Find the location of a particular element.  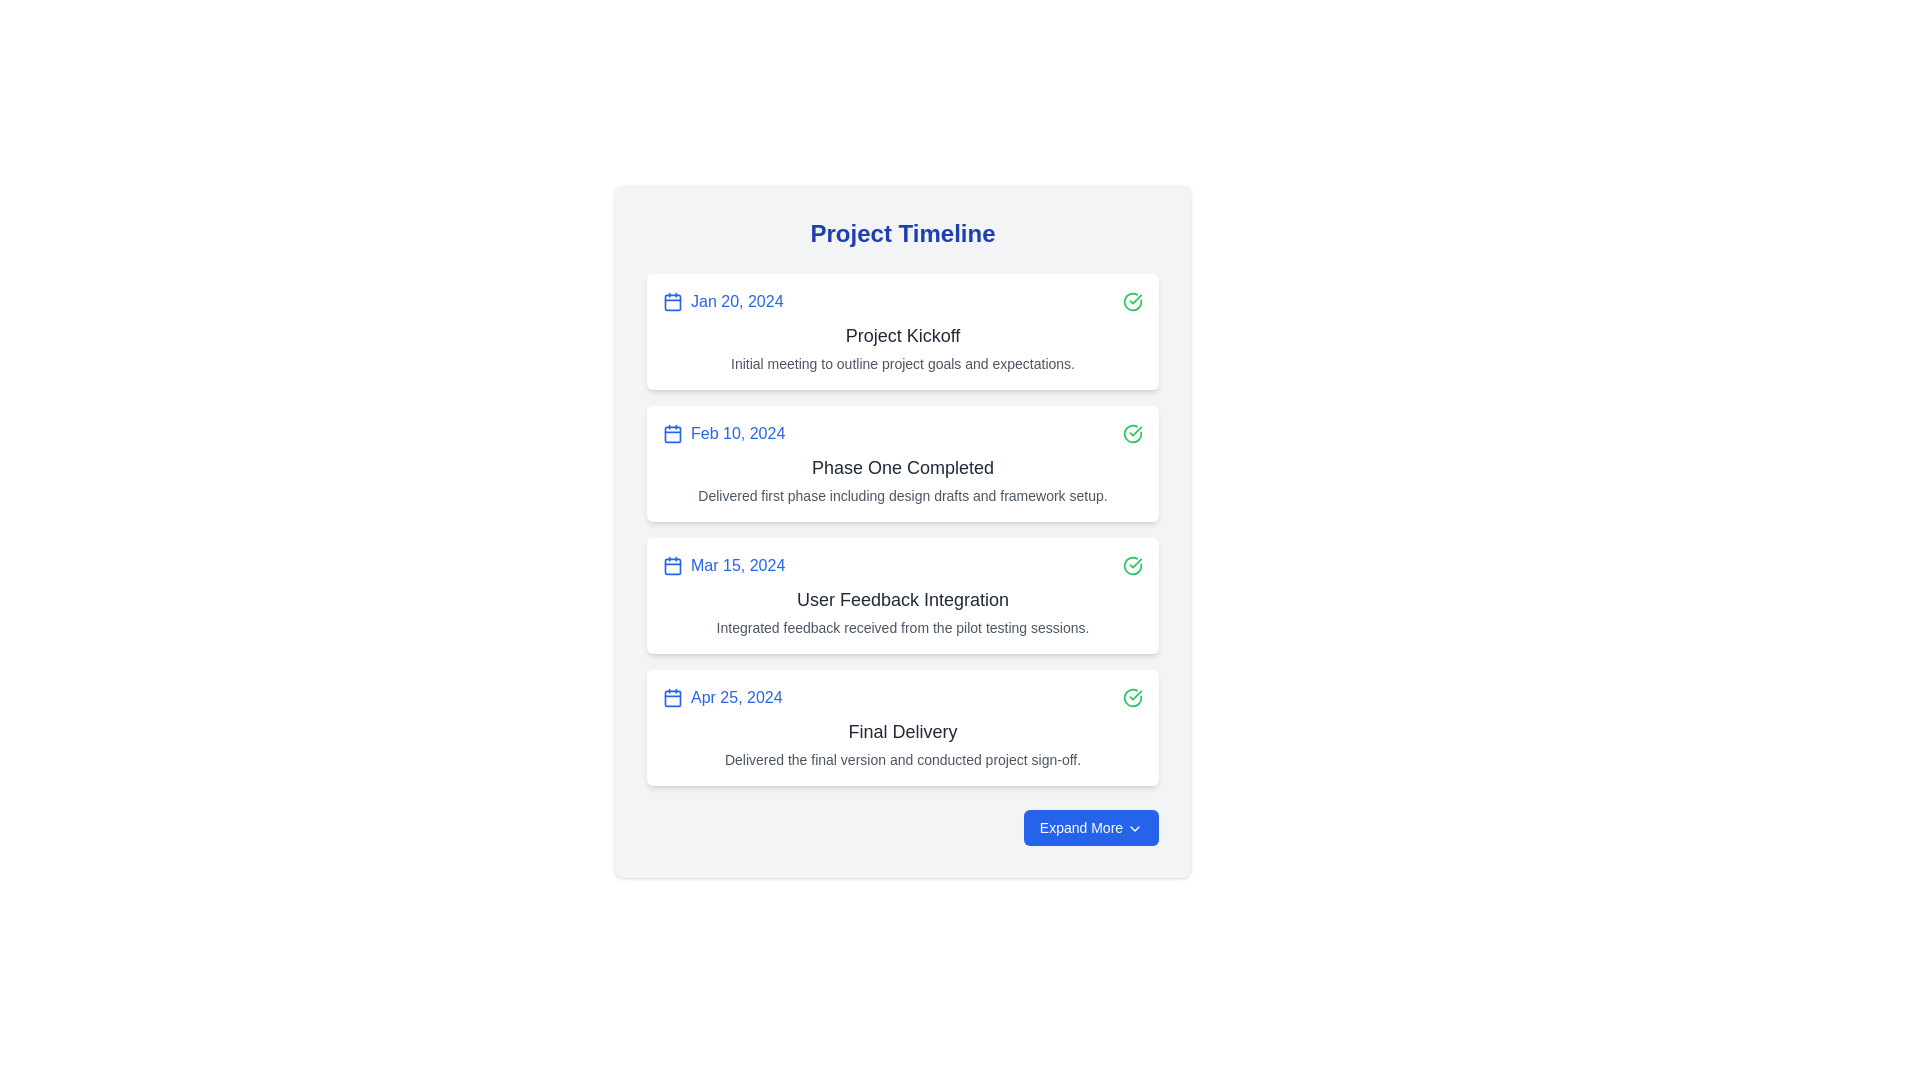

the text label with an icon representing the date 'Project Kickoff' in the 'Project Timeline' section, located at the top left of the first card in the timeline is located at coordinates (722, 301).